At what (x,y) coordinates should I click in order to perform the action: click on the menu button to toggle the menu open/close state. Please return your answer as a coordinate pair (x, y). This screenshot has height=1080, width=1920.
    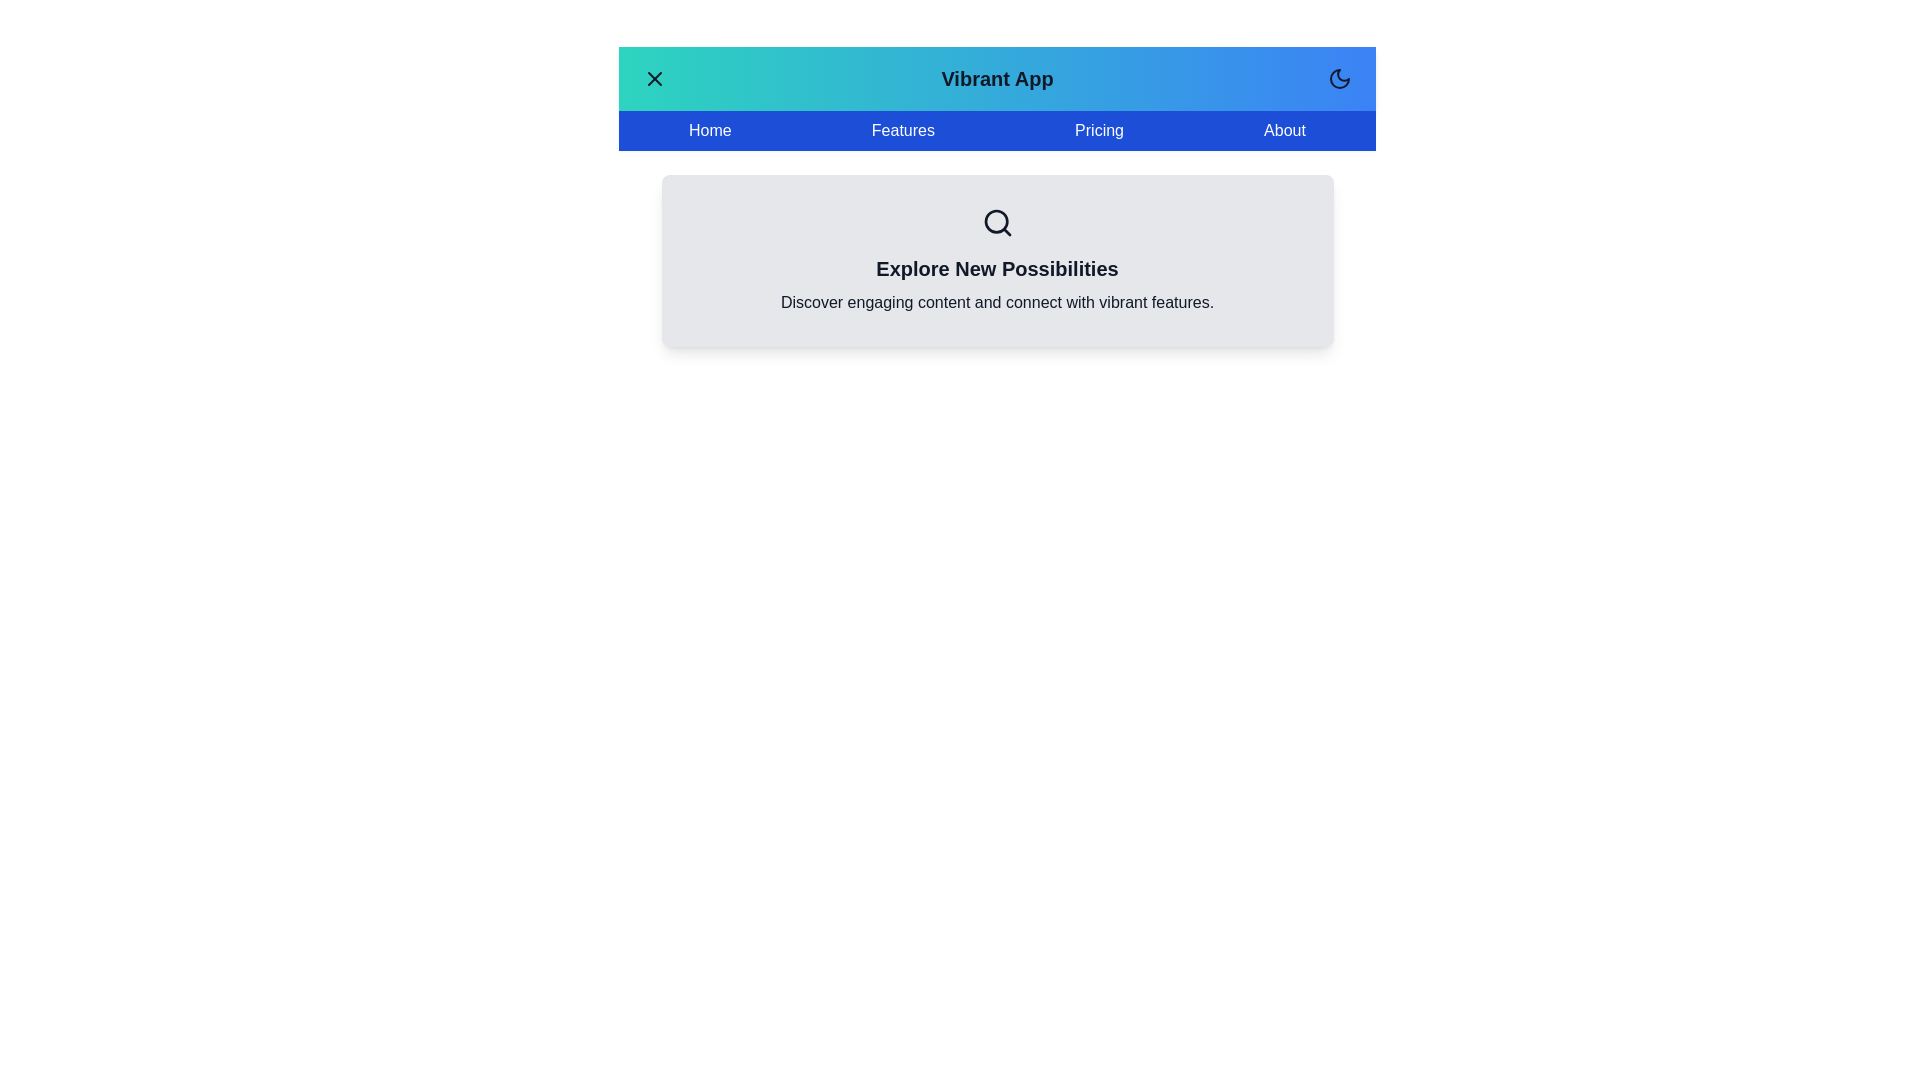
    Looking at the image, I should click on (654, 77).